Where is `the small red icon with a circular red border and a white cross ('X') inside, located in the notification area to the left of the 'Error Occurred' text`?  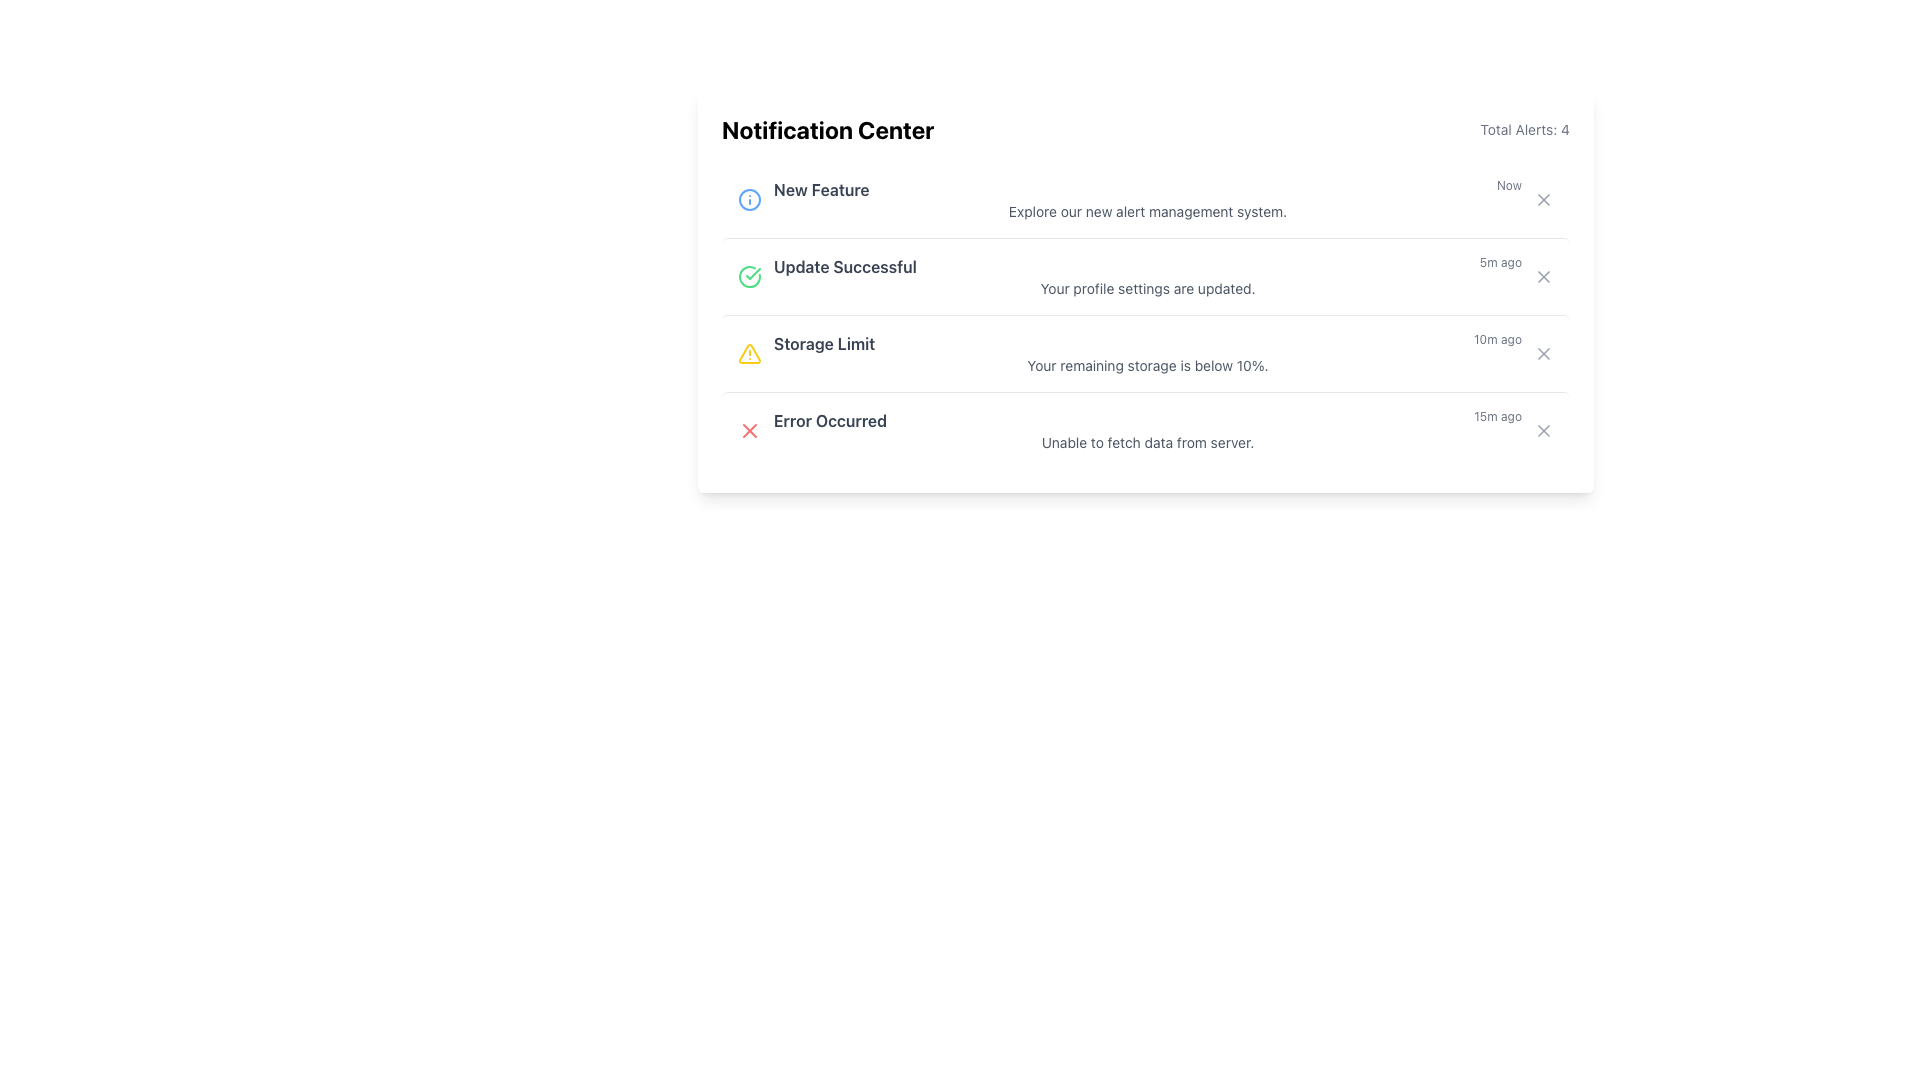
the small red icon with a circular red border and a white cross ('X') inside, located in the notification area to the left of the 'Error Occurred' text is located at coordinates (748, 430).